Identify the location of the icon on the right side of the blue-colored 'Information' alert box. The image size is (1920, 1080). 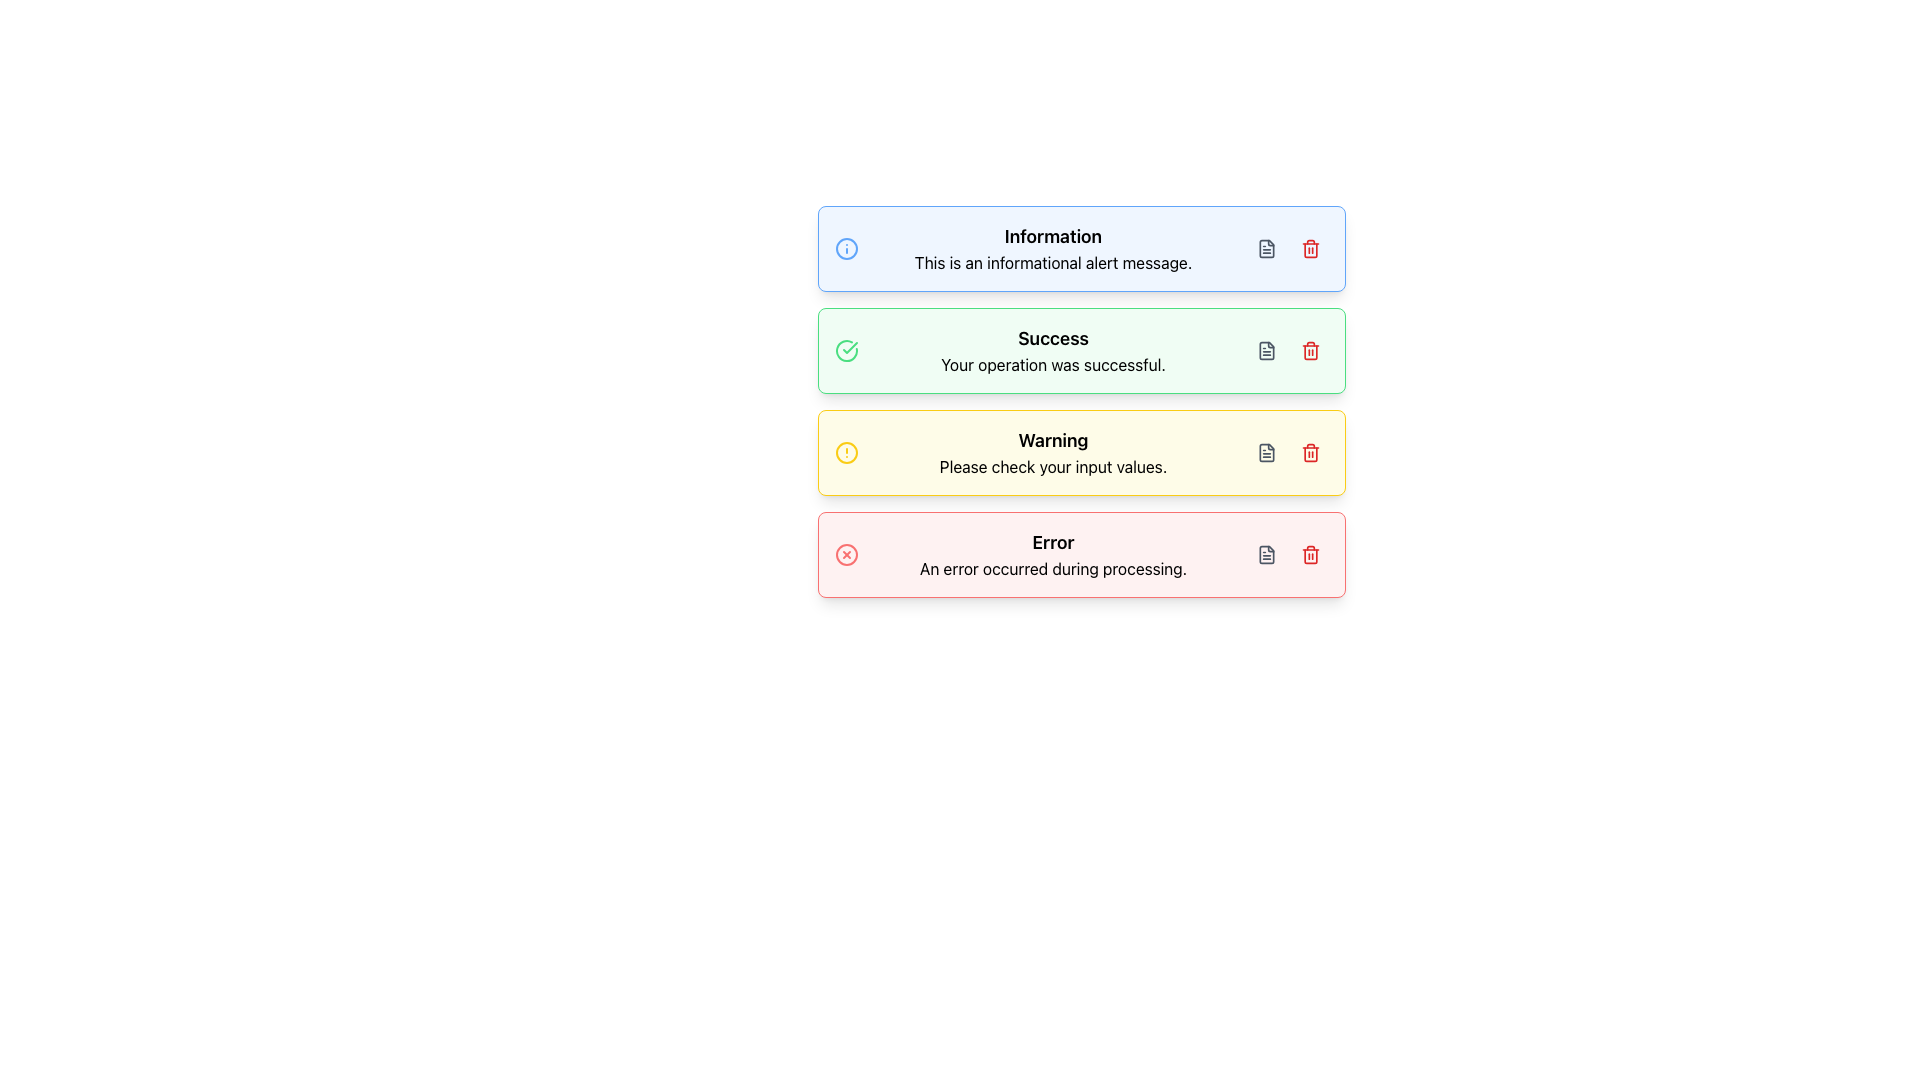
(1265, 248).